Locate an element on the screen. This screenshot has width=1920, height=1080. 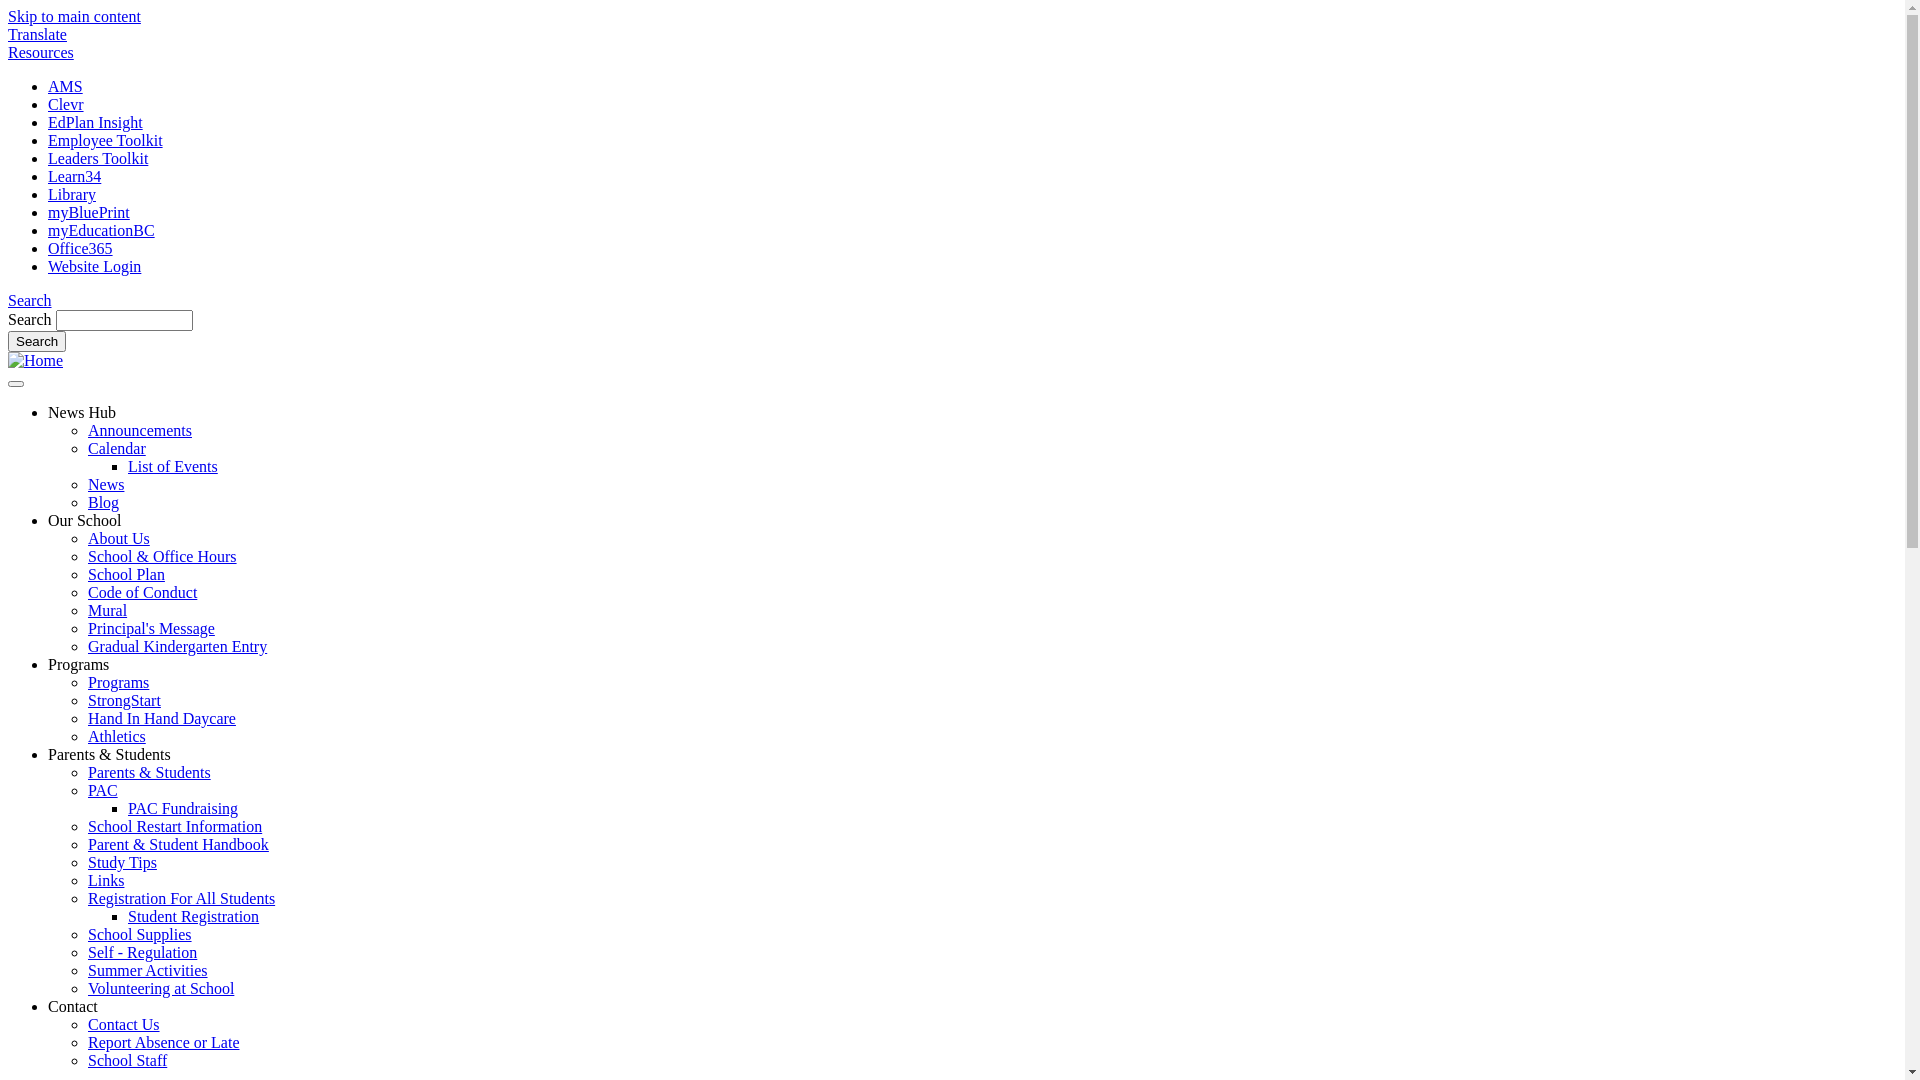
'Office365' is located at coordinates (80, 247).